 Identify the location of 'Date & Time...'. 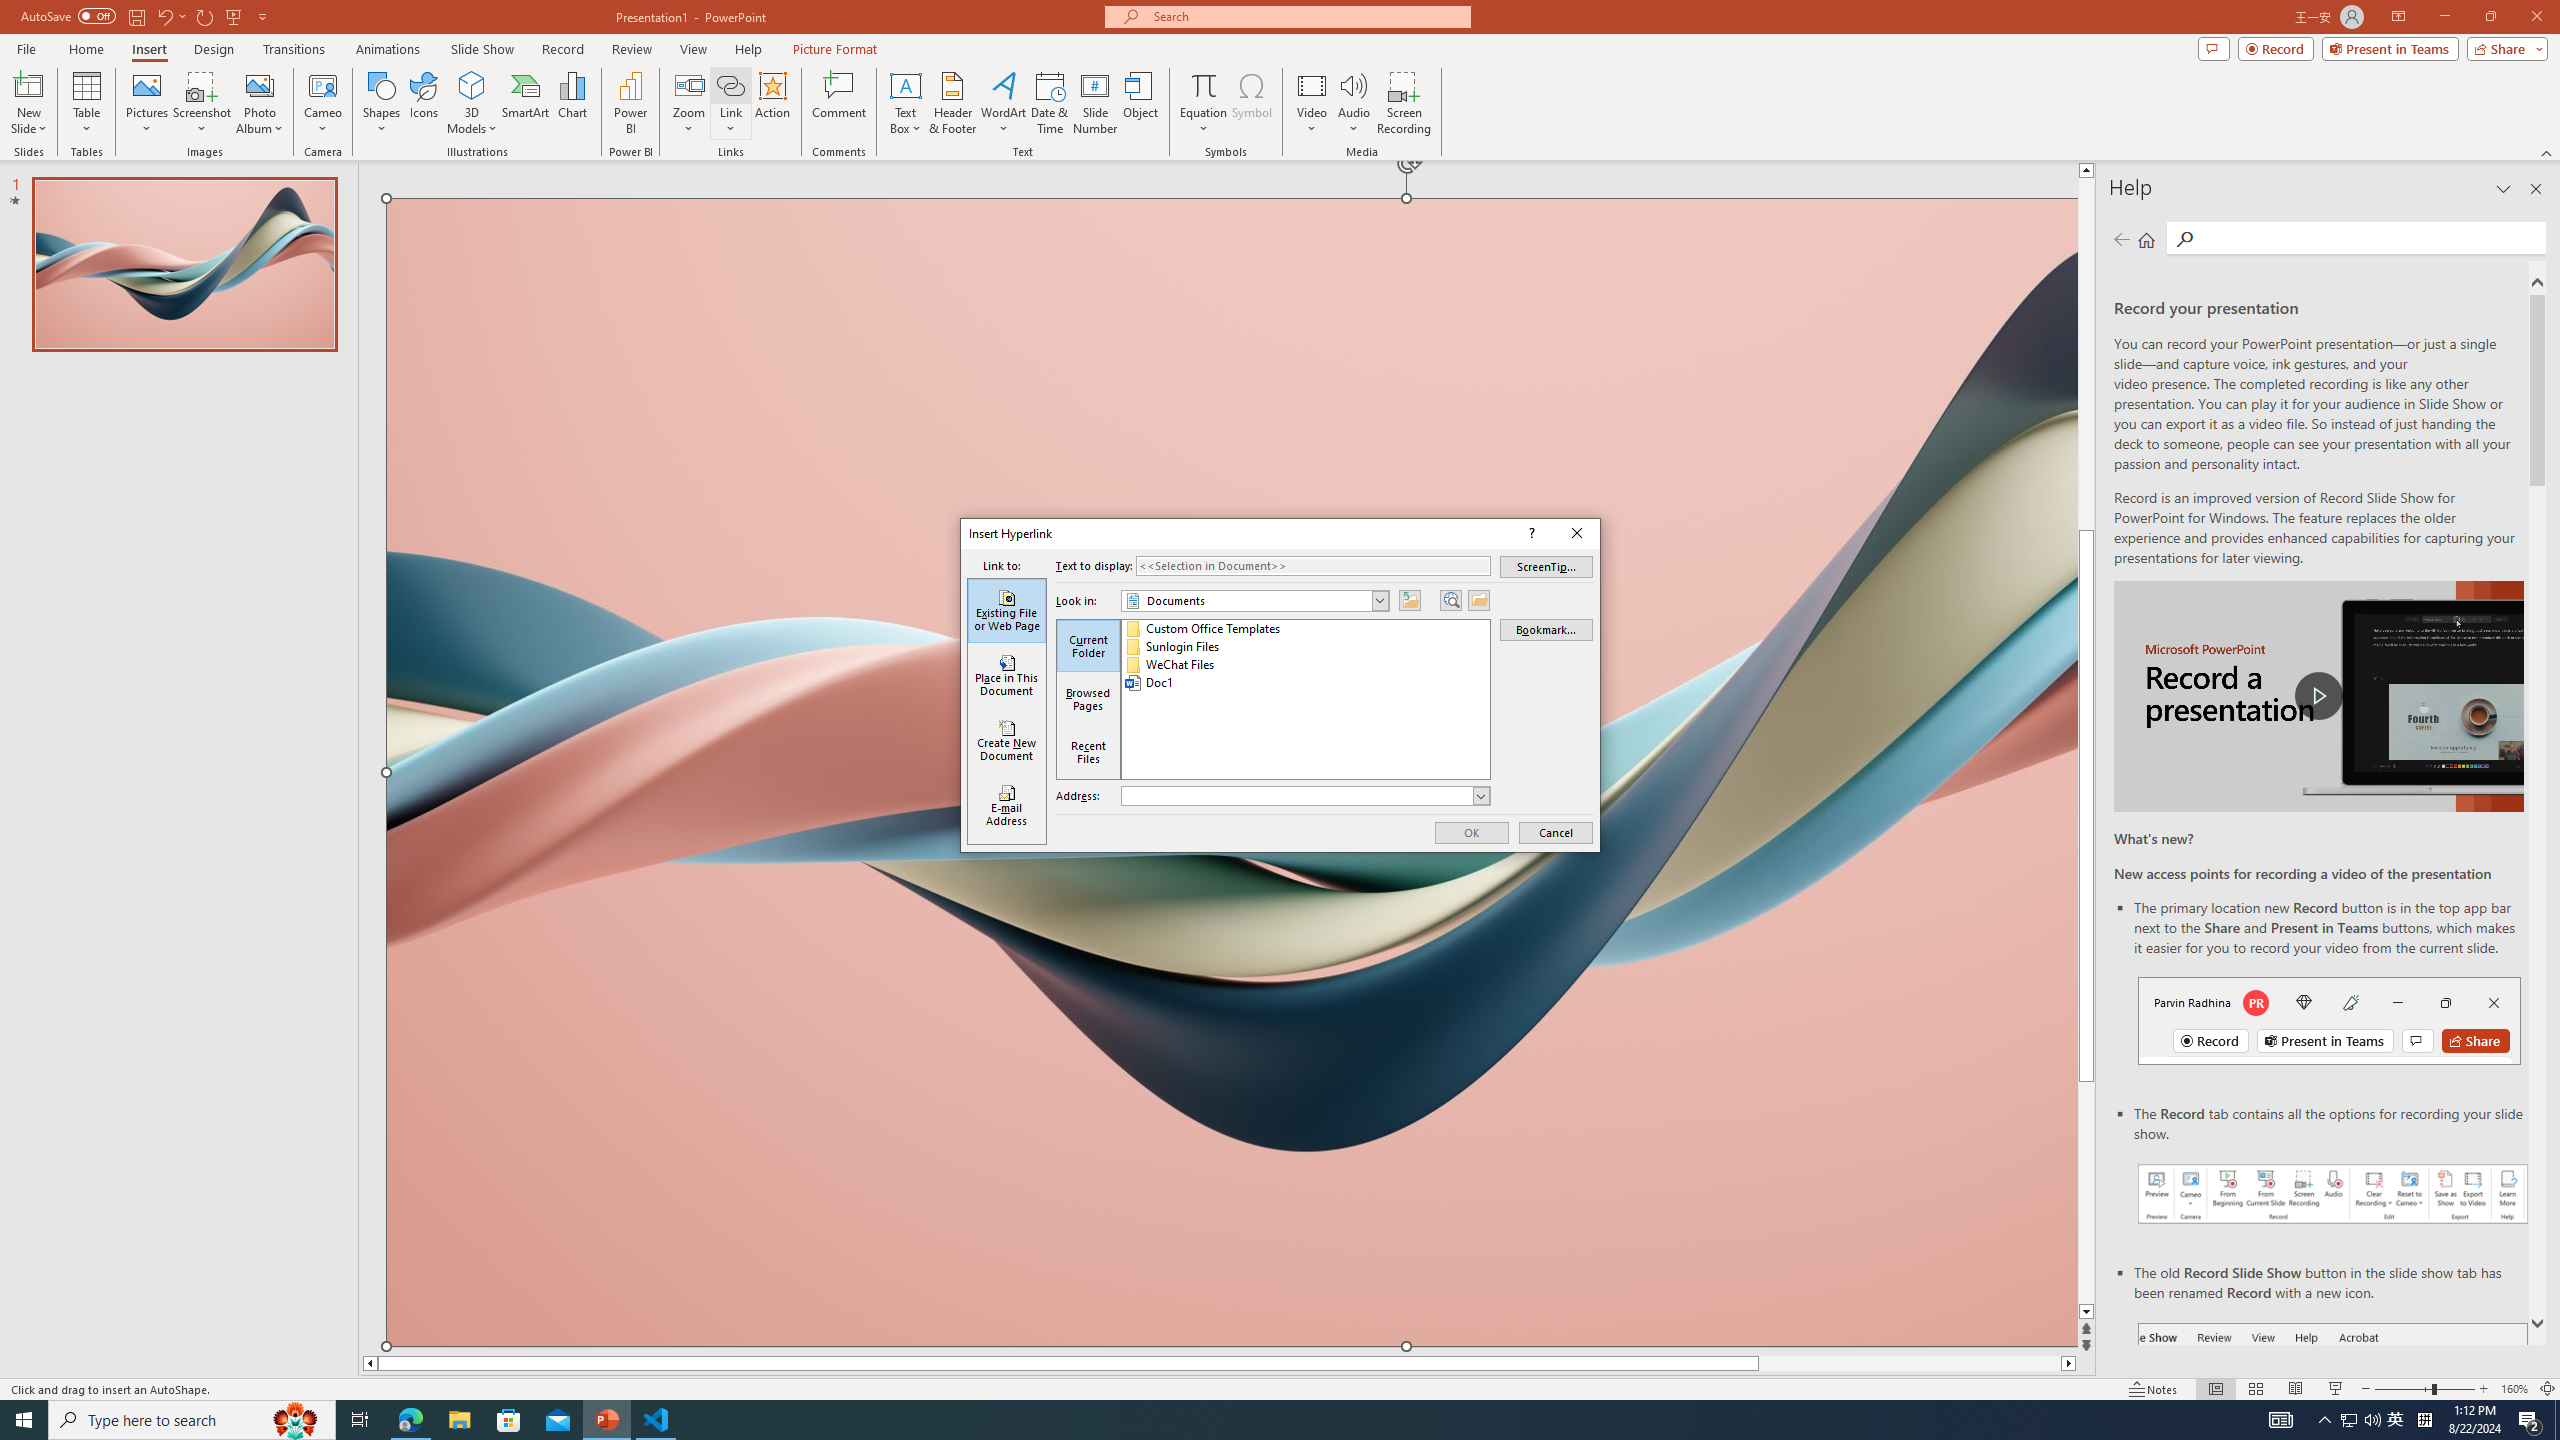
(1048, 103).